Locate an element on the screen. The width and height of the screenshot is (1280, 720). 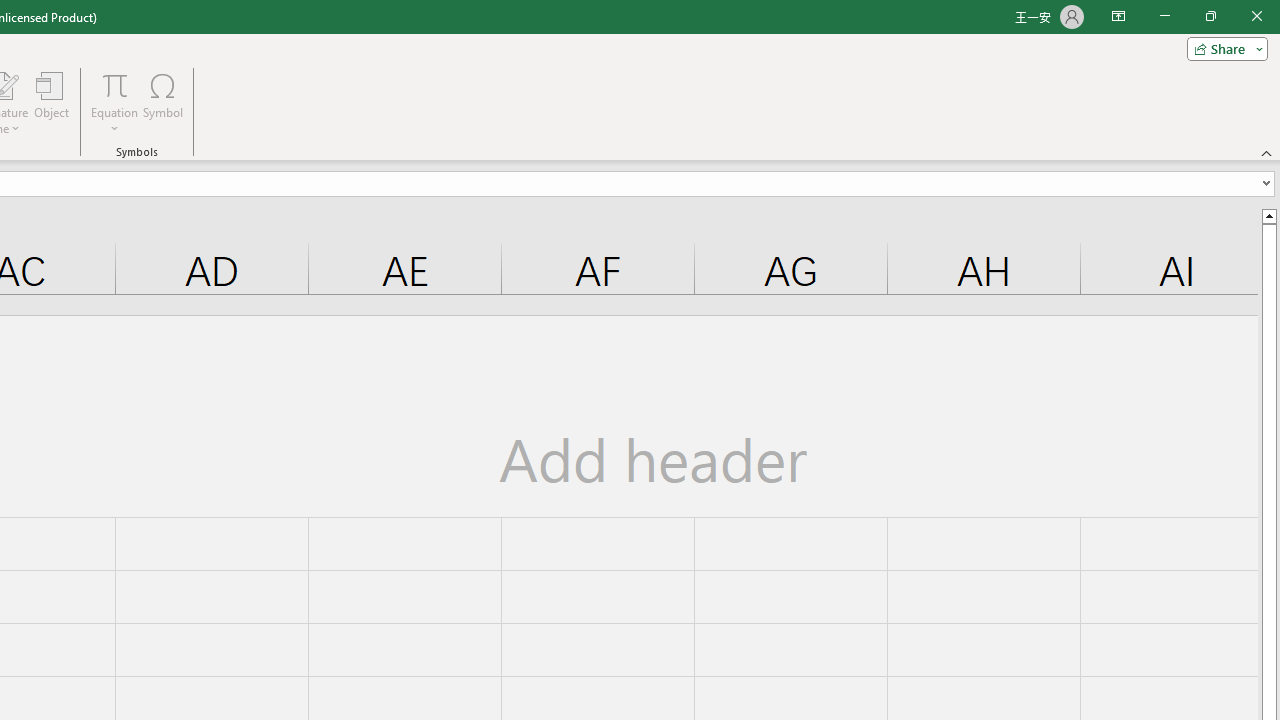
'Equation' is located at coordinates (114, 84).